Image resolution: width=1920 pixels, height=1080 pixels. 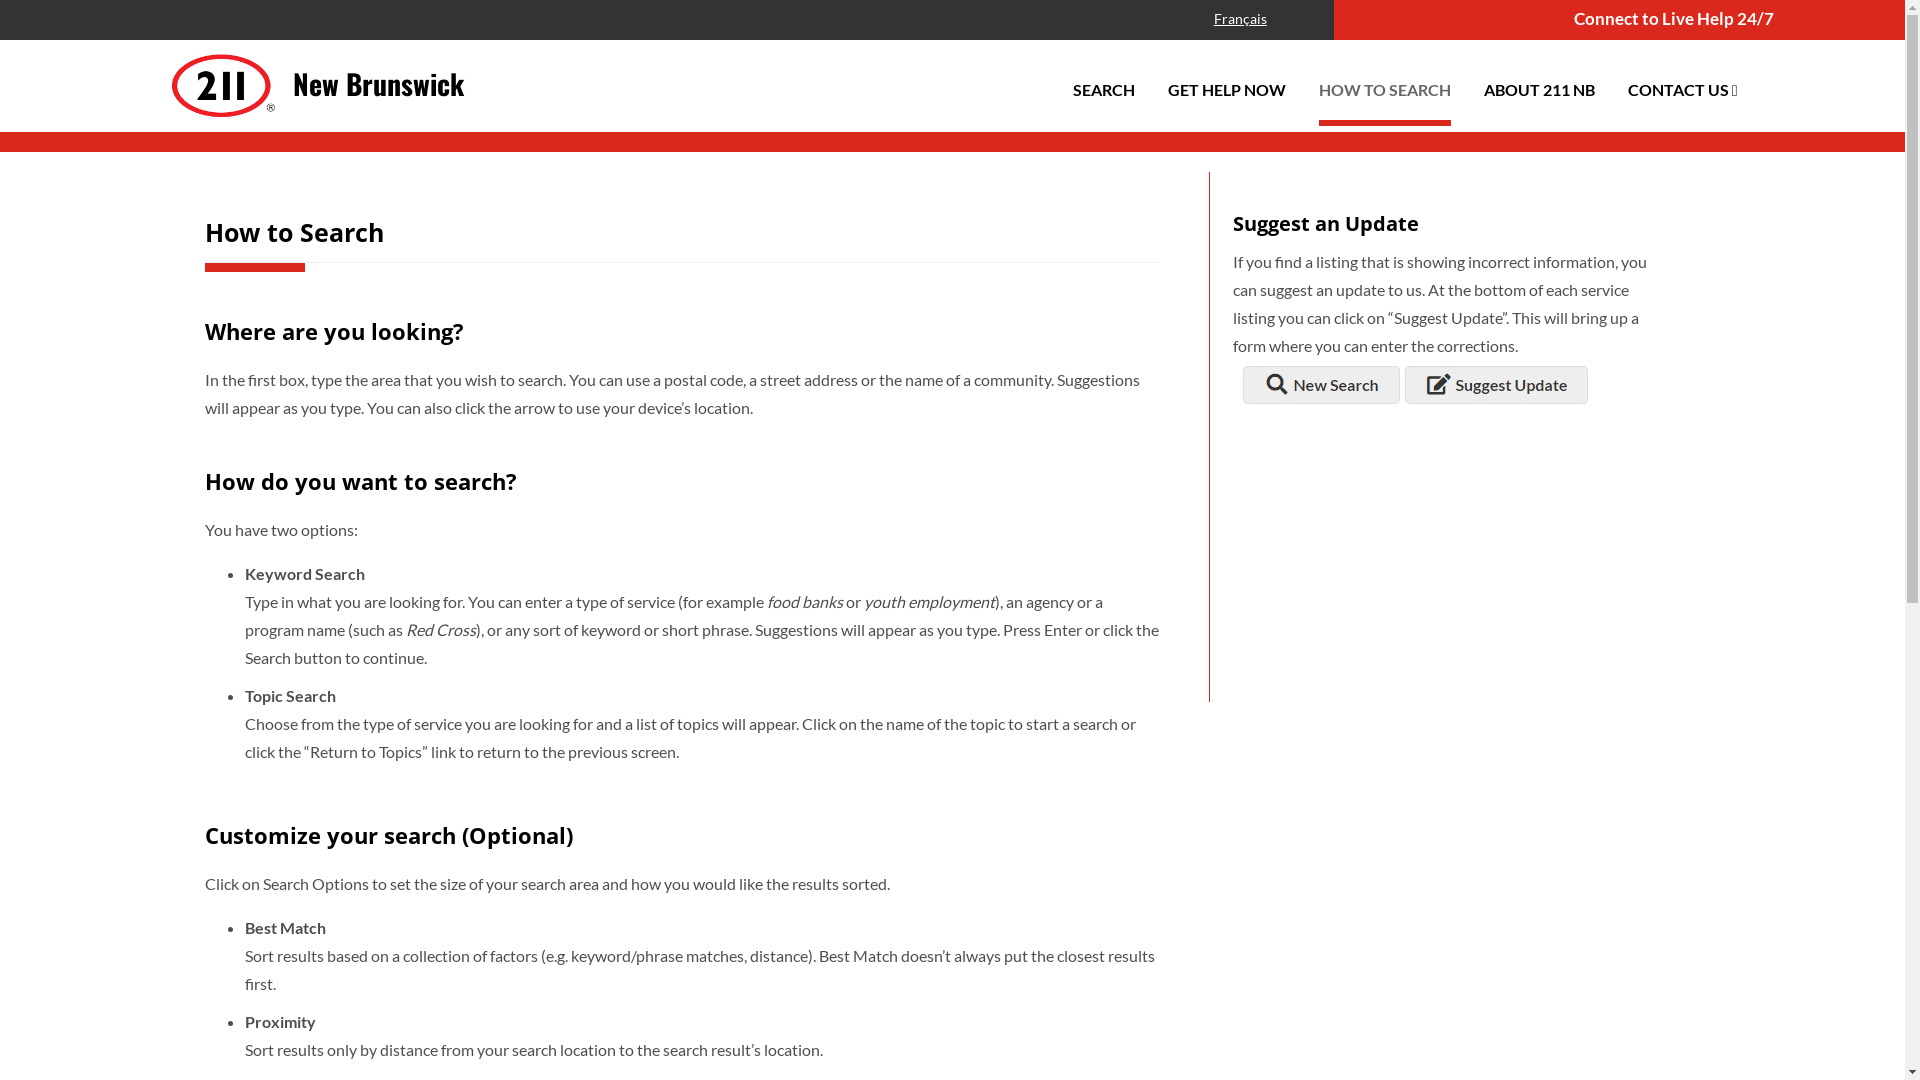 I want to click on 'ABOUT 211 NB', so click(x=1538, y=88).